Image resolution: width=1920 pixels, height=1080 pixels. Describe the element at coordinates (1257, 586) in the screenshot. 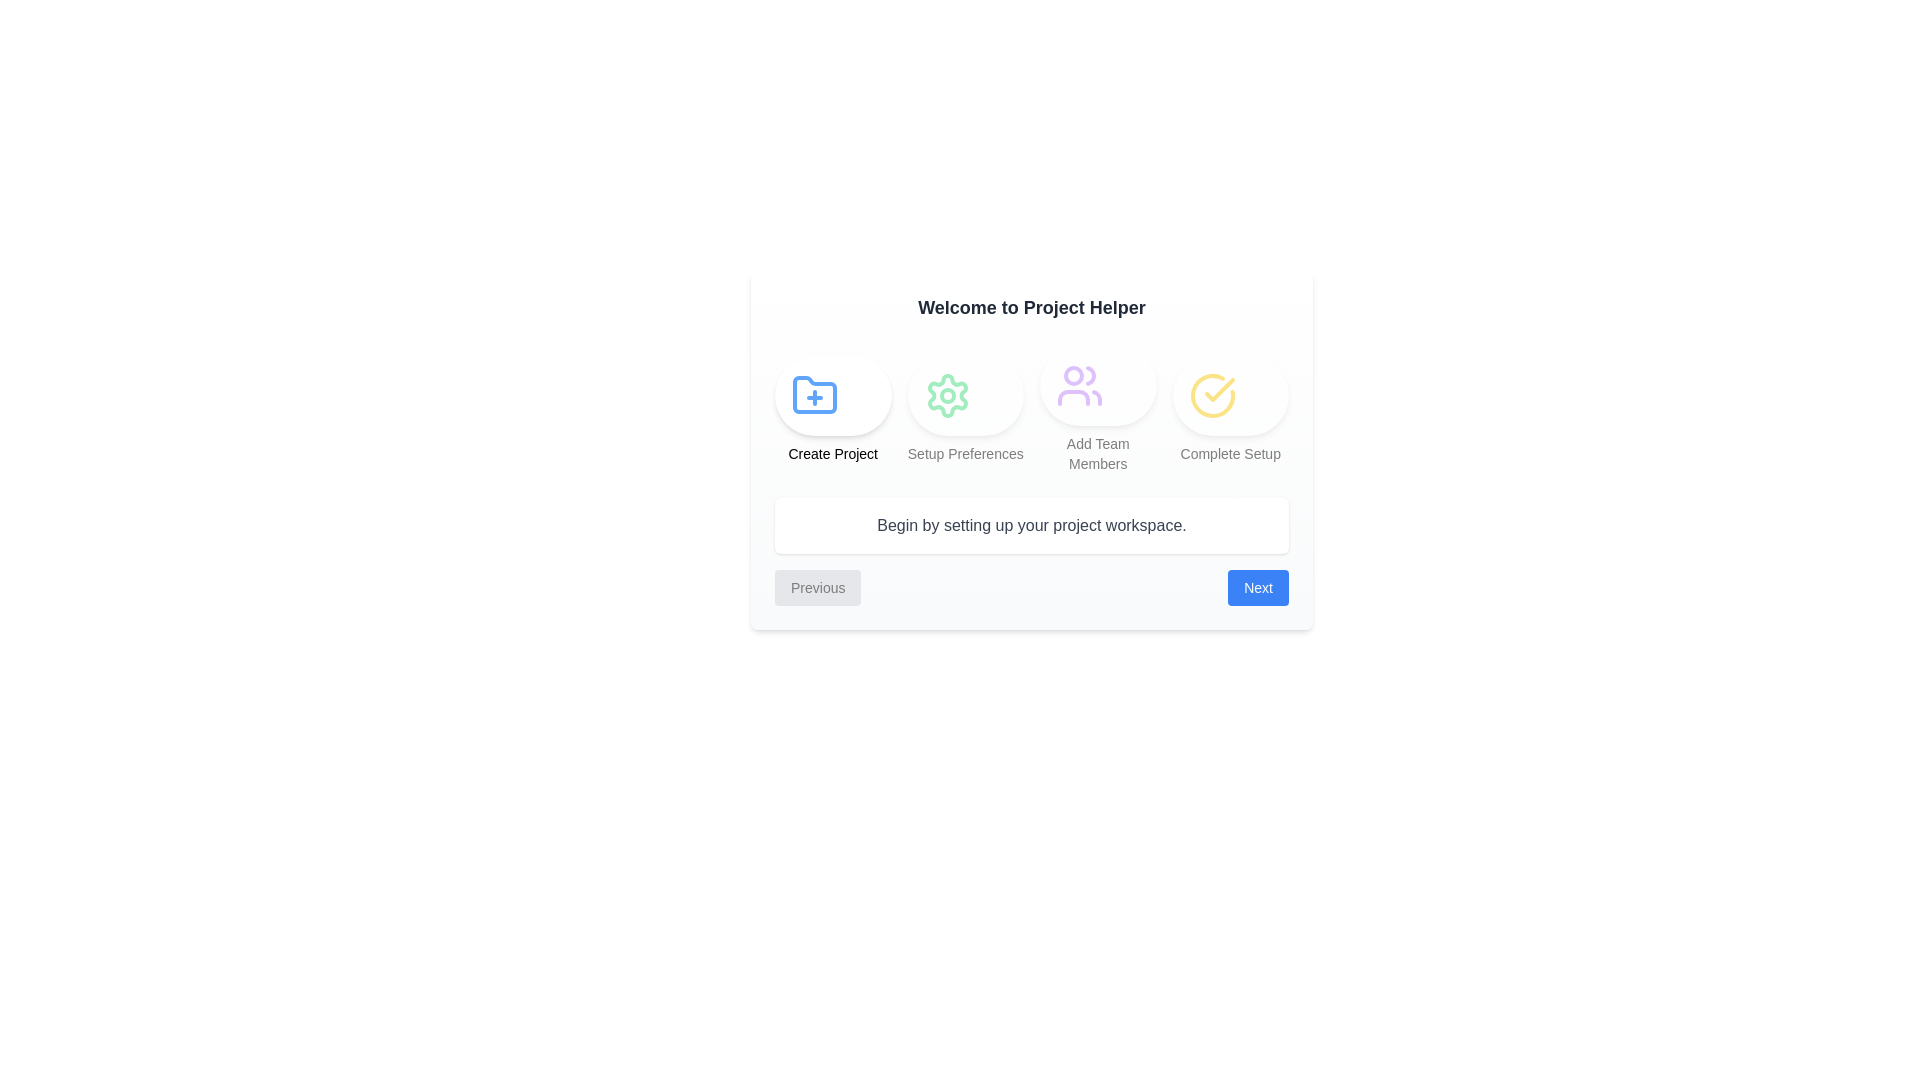

I see `Next button to navigate through the steps` at that location.